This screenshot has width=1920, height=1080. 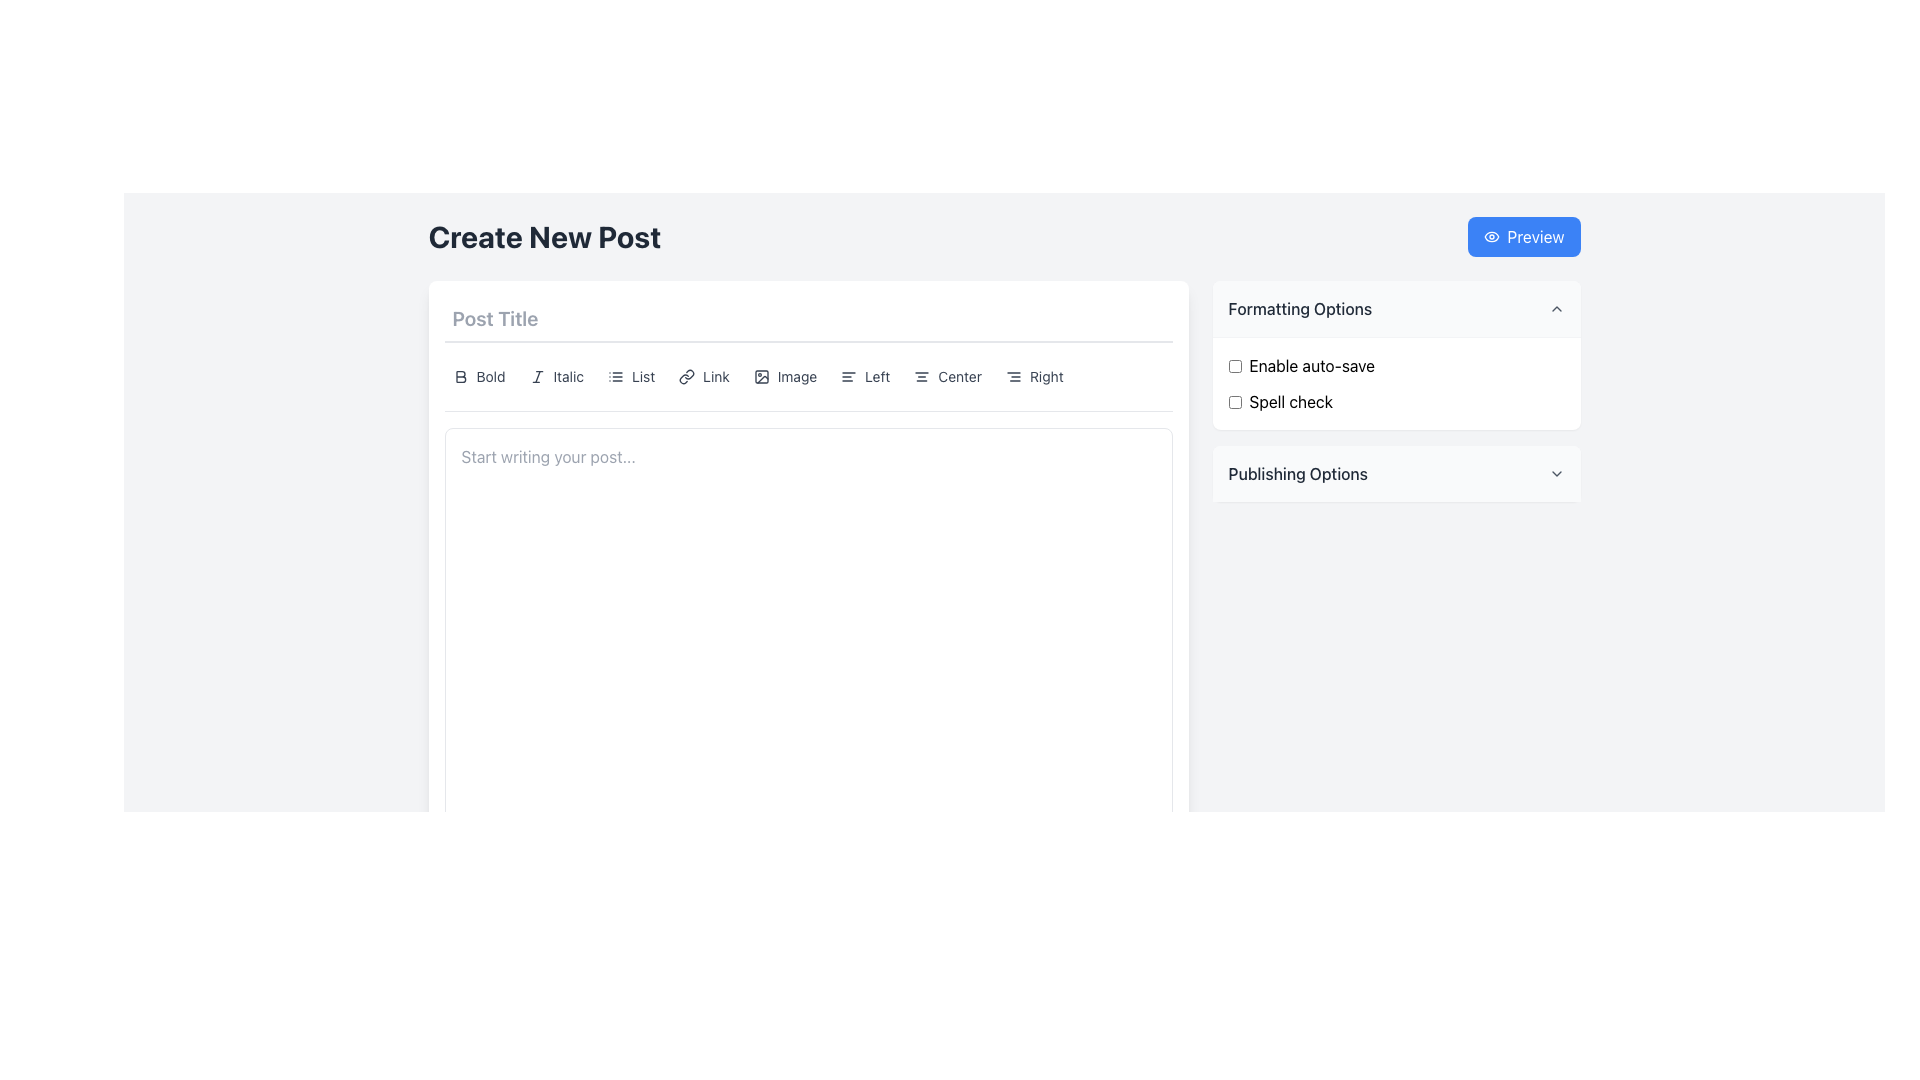 What do you see at coordinates (1013, 377) in the screenshot?
I see `the right alignment icon within the toolbar button` at bounding box center [1013, 377].